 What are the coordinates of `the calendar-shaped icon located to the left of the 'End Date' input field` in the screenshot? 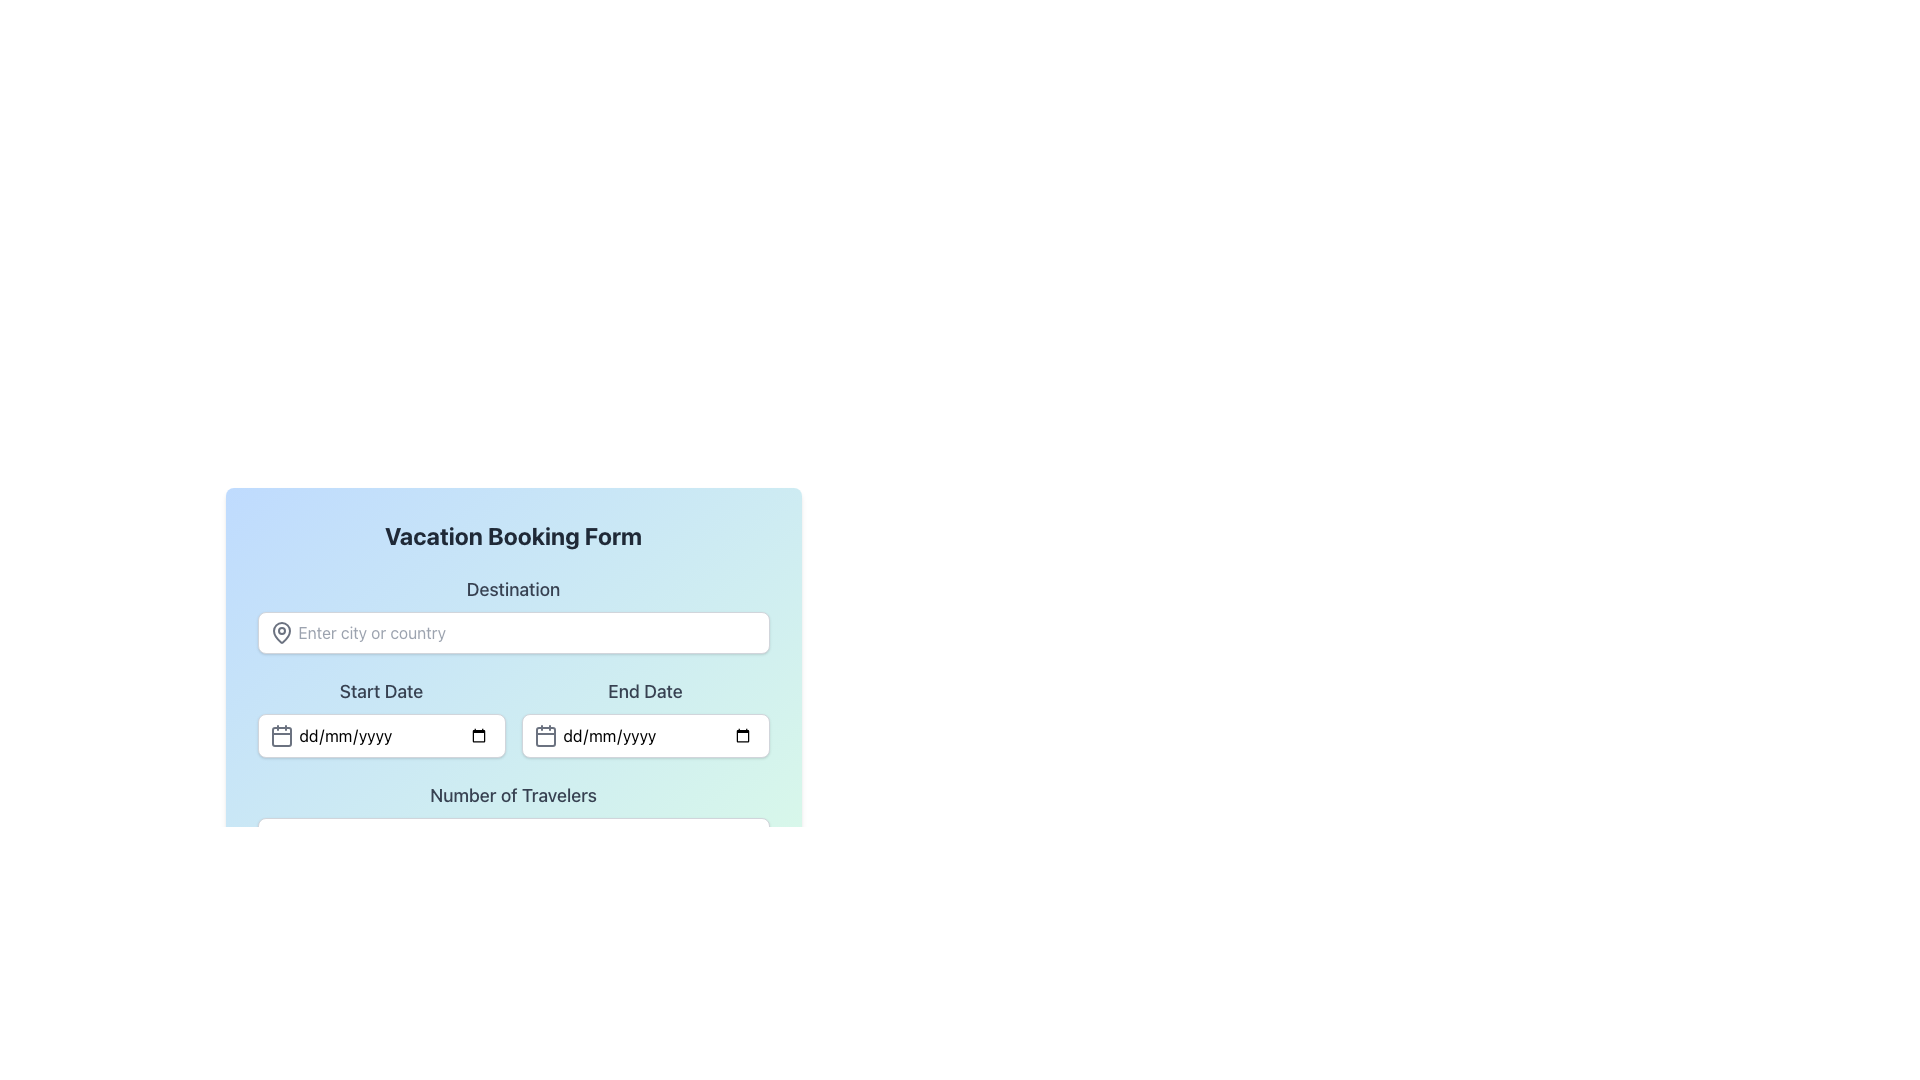 It's located at (545, 736).